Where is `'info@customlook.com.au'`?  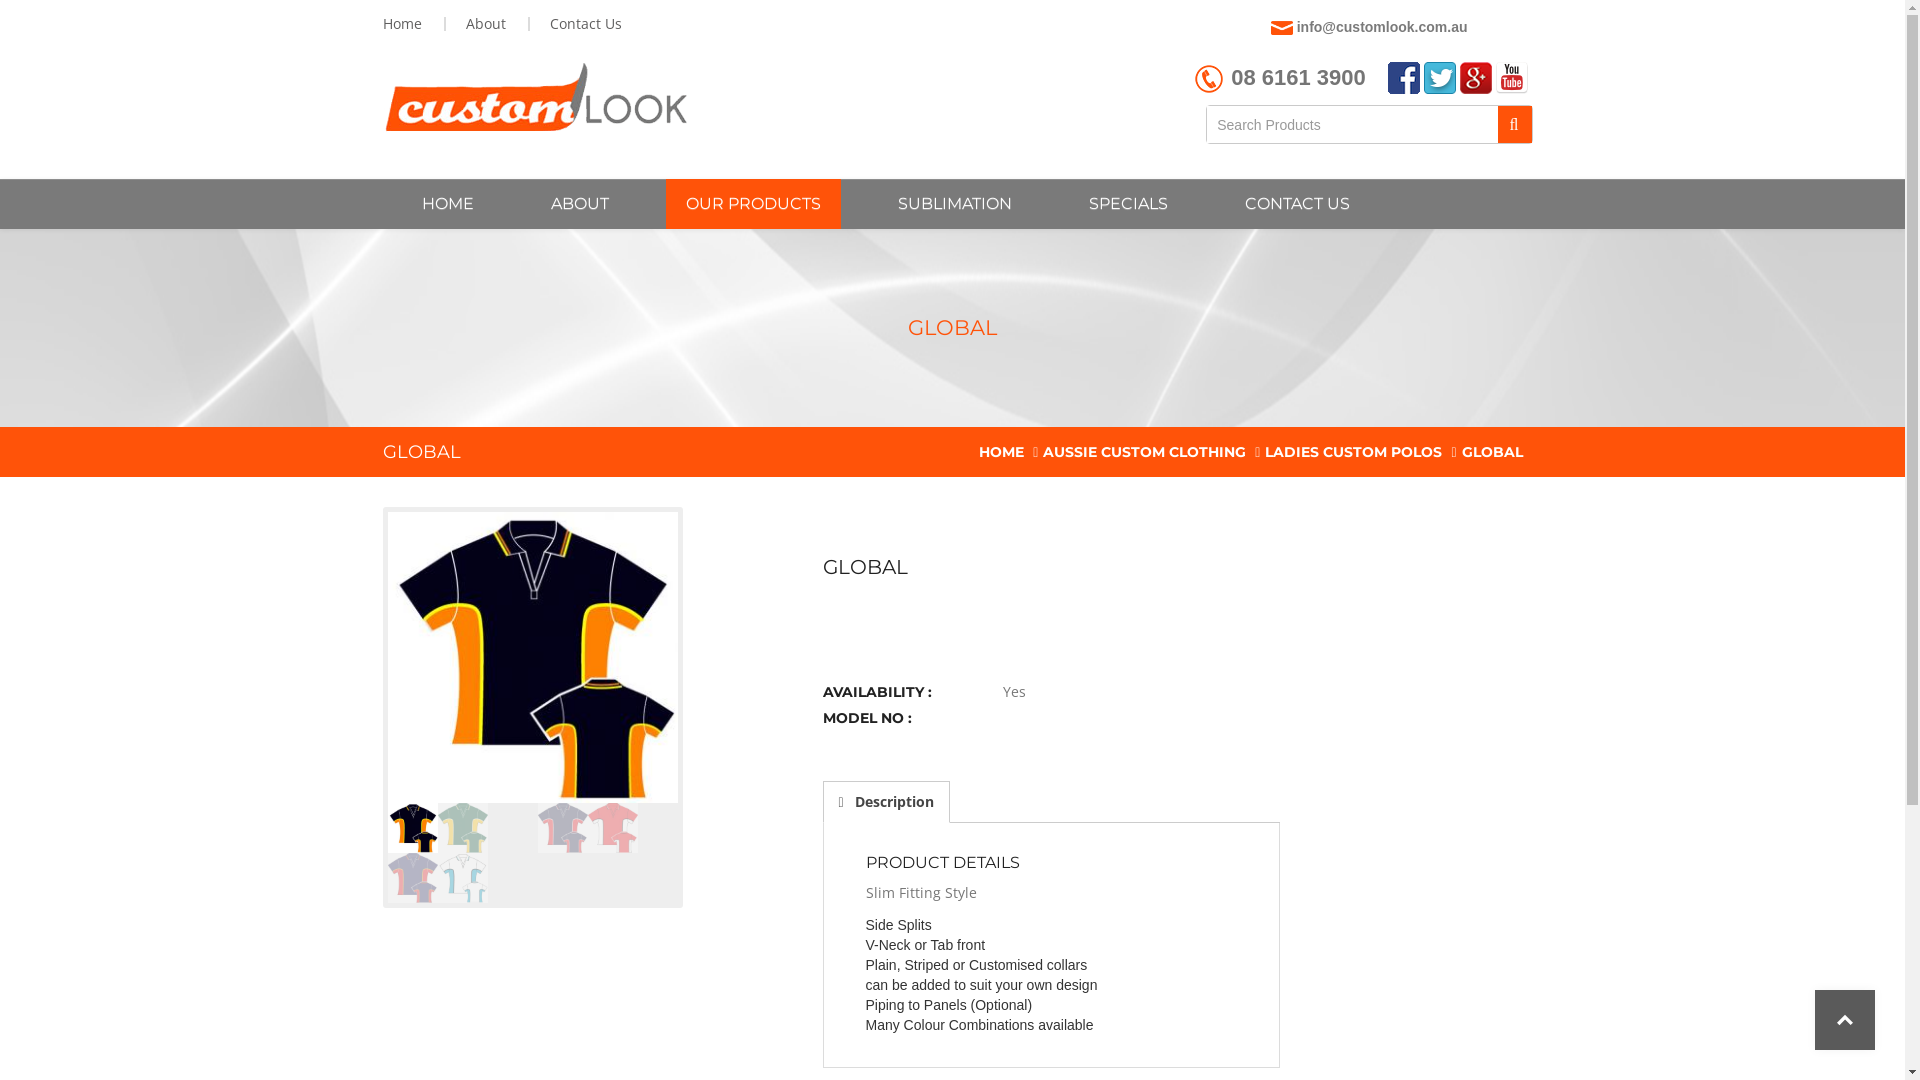
'info@customlook.com.au' is located at coordinates (1381, 27).